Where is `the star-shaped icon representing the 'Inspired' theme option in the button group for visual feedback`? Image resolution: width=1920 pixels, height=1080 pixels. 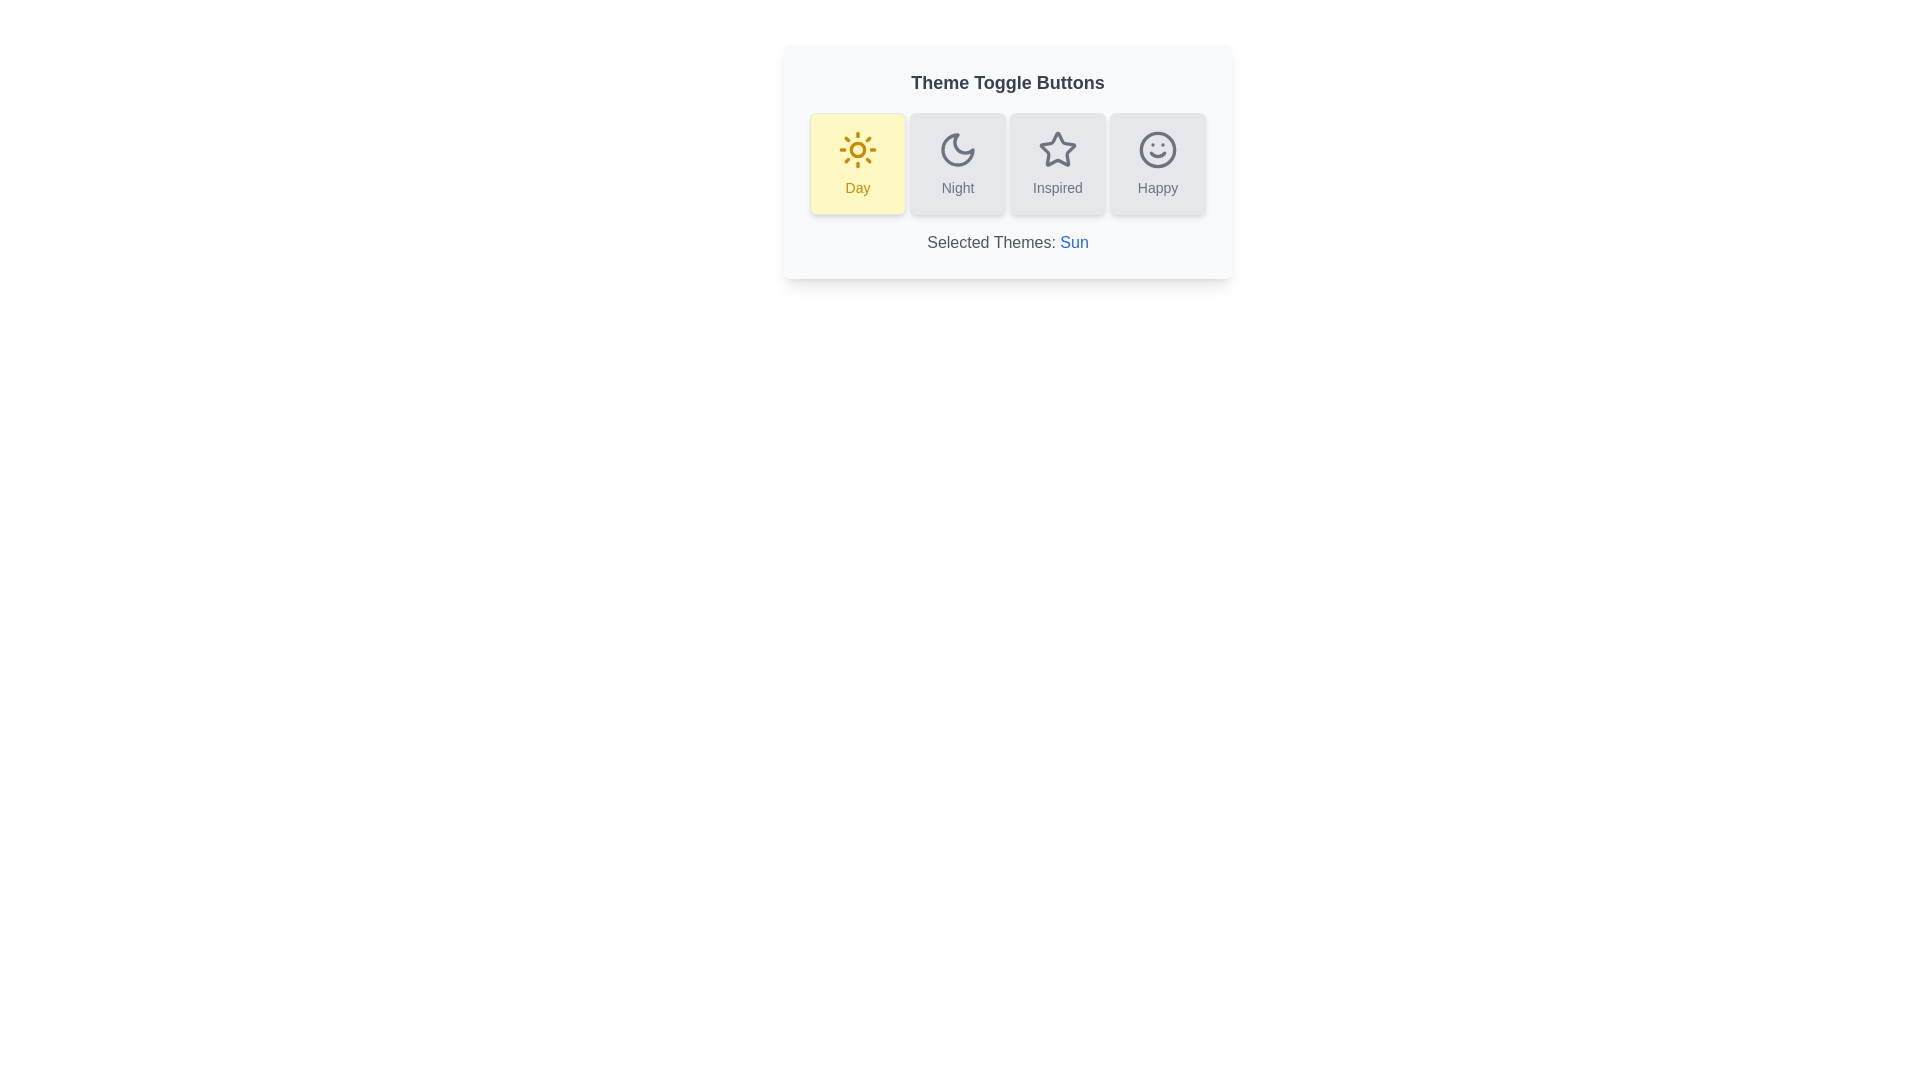
the star-shaped icon representing the 'Inspired' theme option in the button group for visual feedback is located at coordinates (1056, 149).